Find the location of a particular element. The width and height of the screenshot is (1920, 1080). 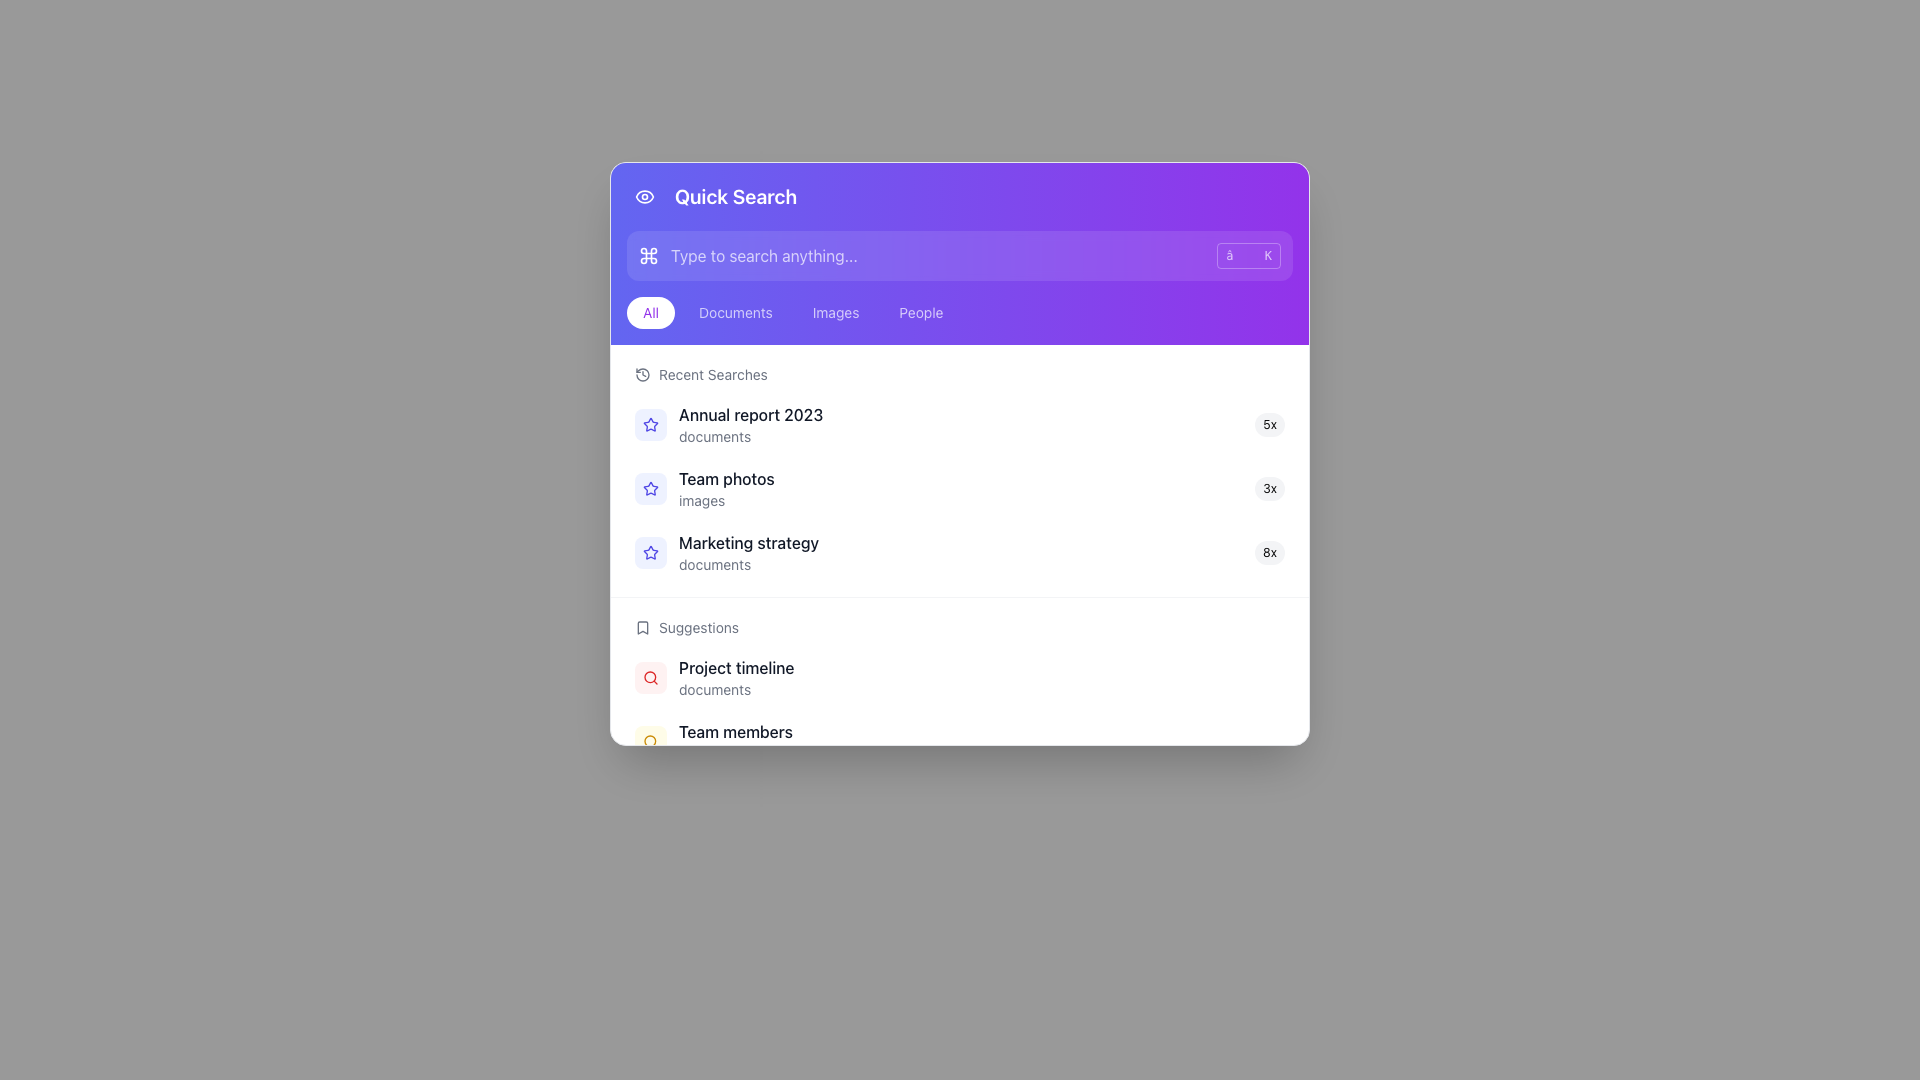

the purple rounded Icon button with a white eye icon located at the leftmost position of the horizontal layout for 'Quick Search' is located at coordinates (644, 196).